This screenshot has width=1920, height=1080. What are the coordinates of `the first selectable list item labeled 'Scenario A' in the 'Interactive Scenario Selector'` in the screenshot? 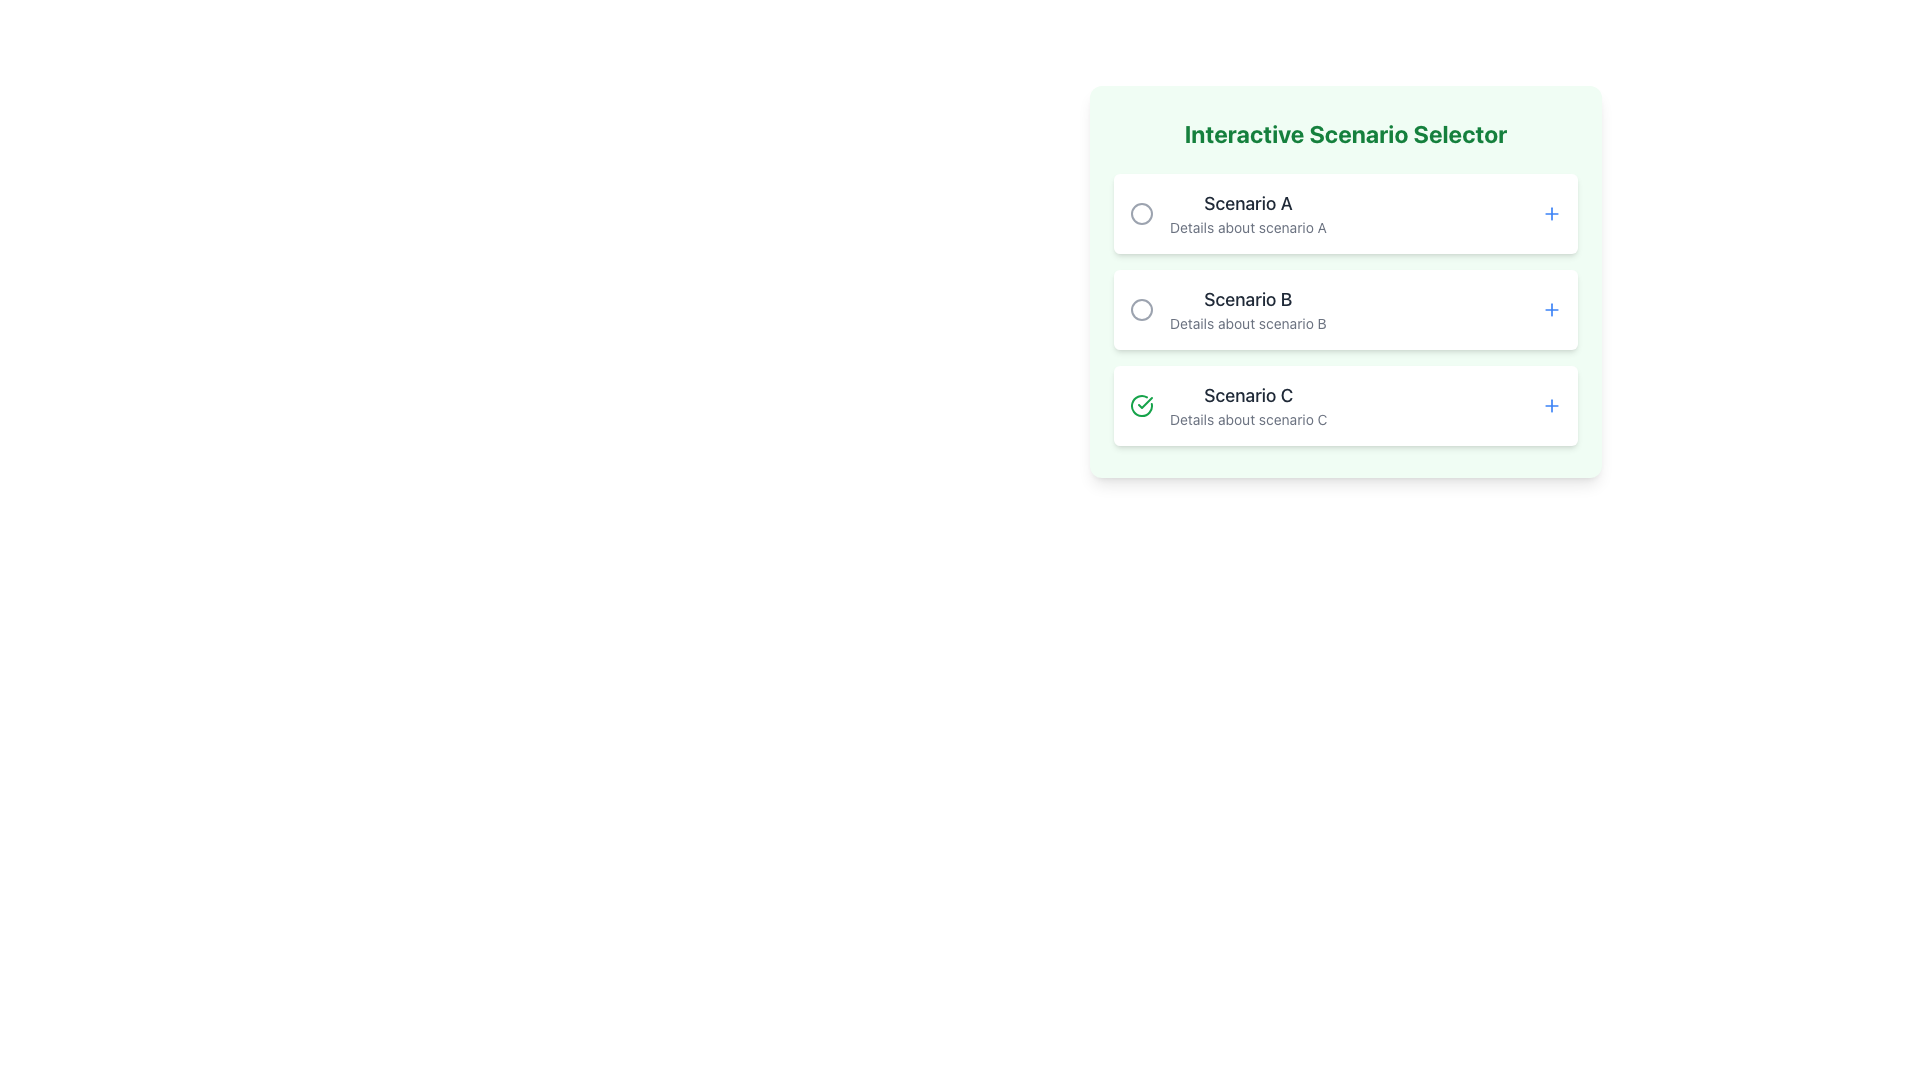 It's located at (1227, 213).